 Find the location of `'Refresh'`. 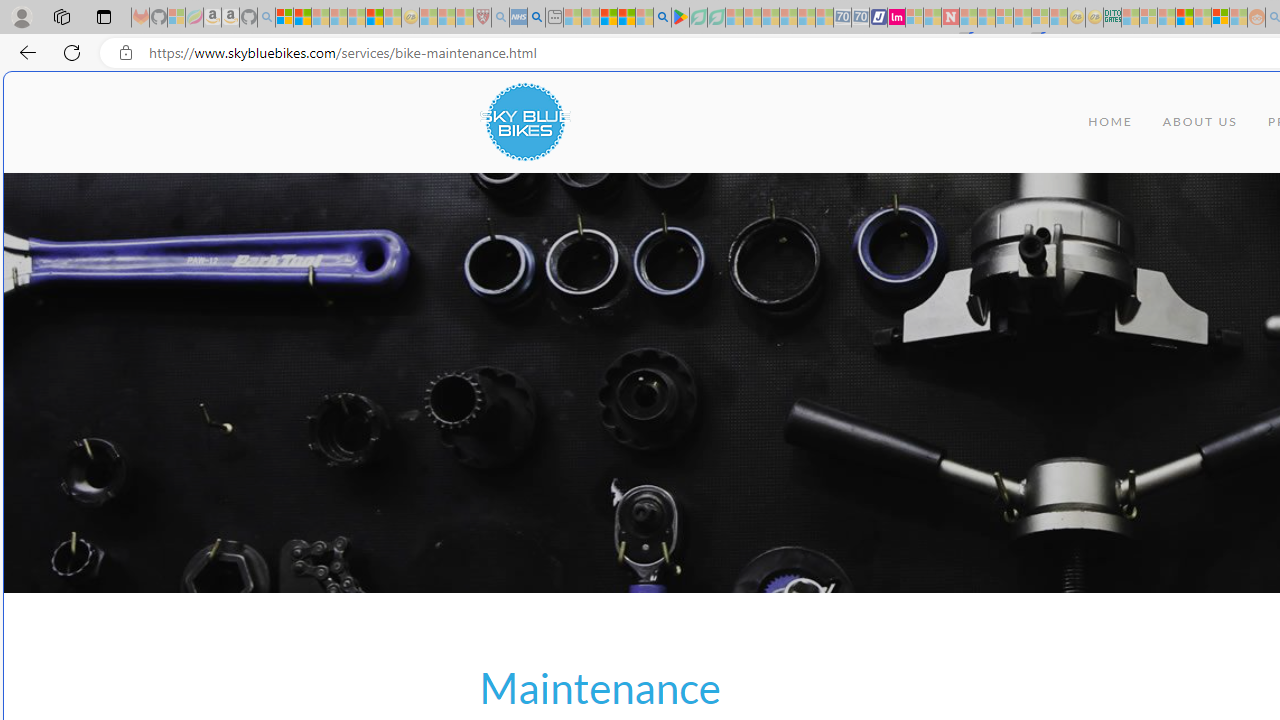

'Refresh' is located at coordinates (72, 51).